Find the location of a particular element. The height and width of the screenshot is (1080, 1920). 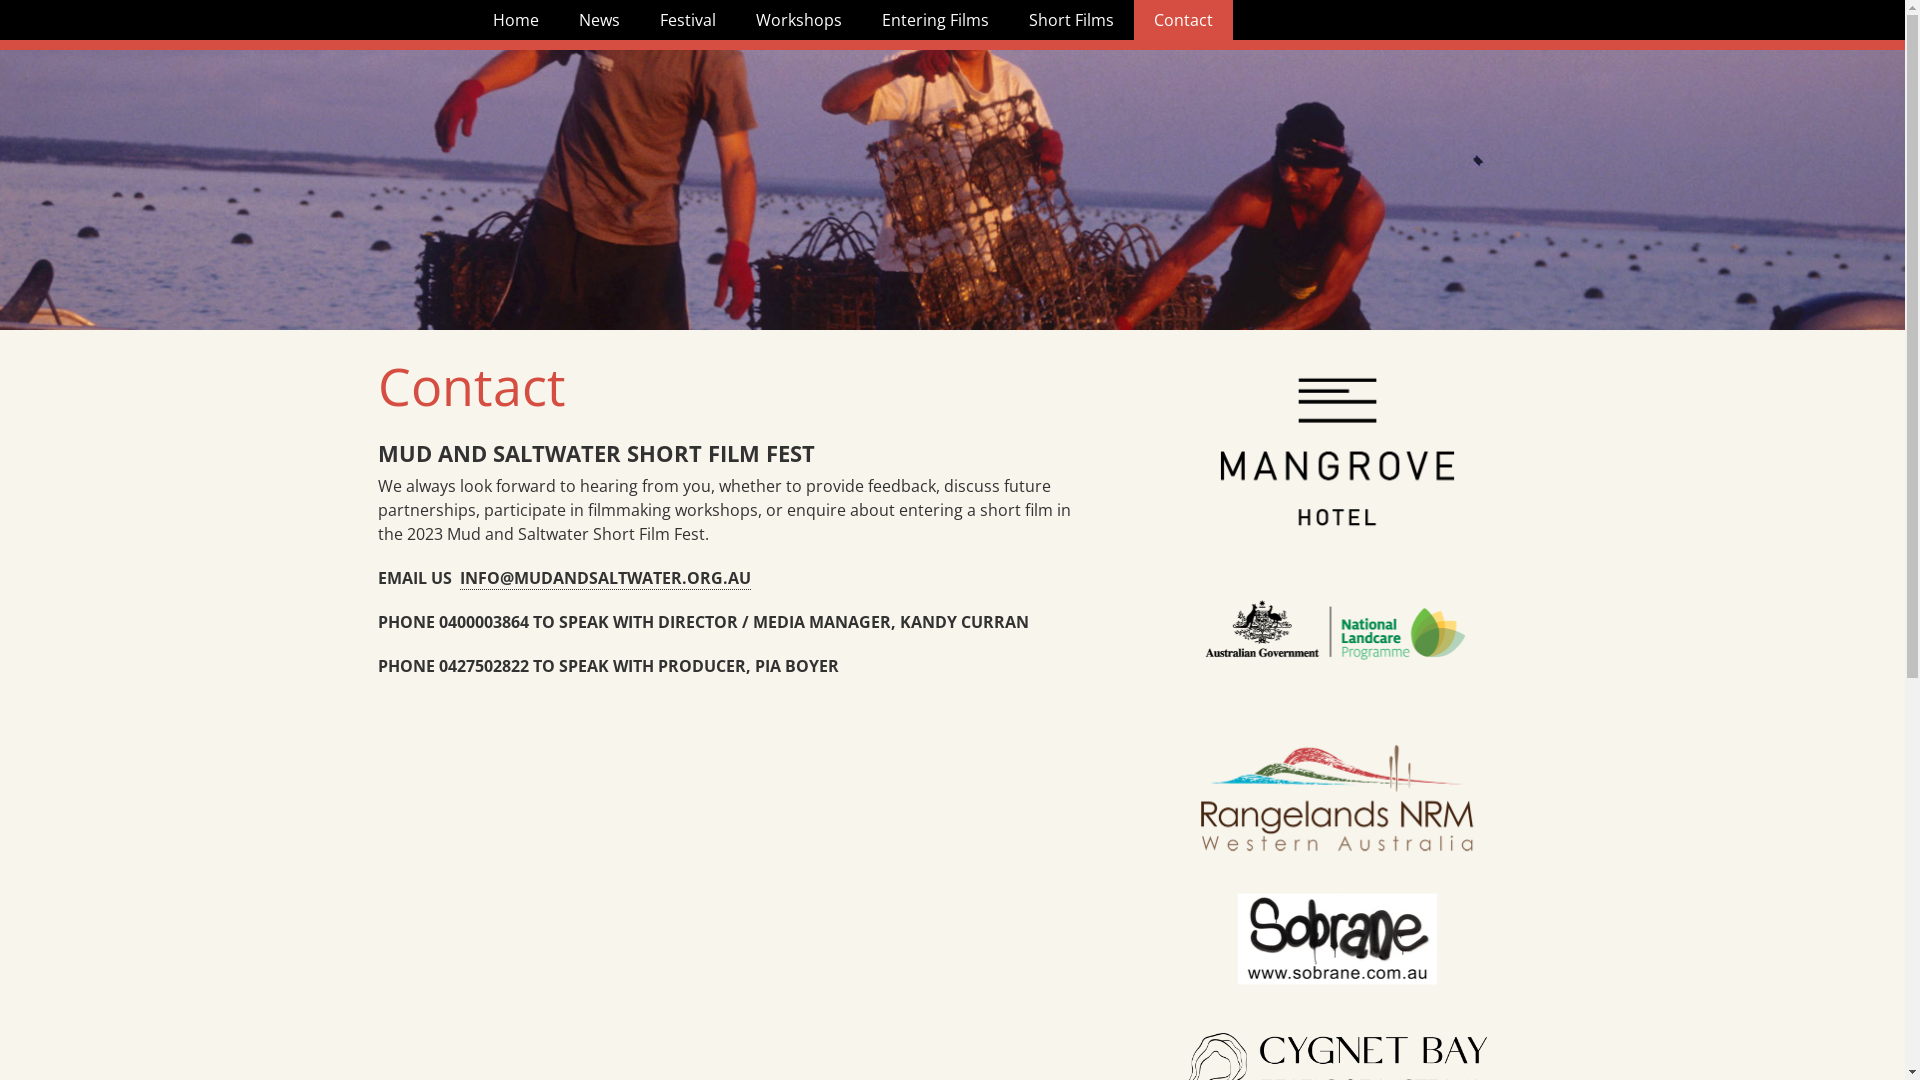

'Entering Films' is located at coordinates (934, 19).